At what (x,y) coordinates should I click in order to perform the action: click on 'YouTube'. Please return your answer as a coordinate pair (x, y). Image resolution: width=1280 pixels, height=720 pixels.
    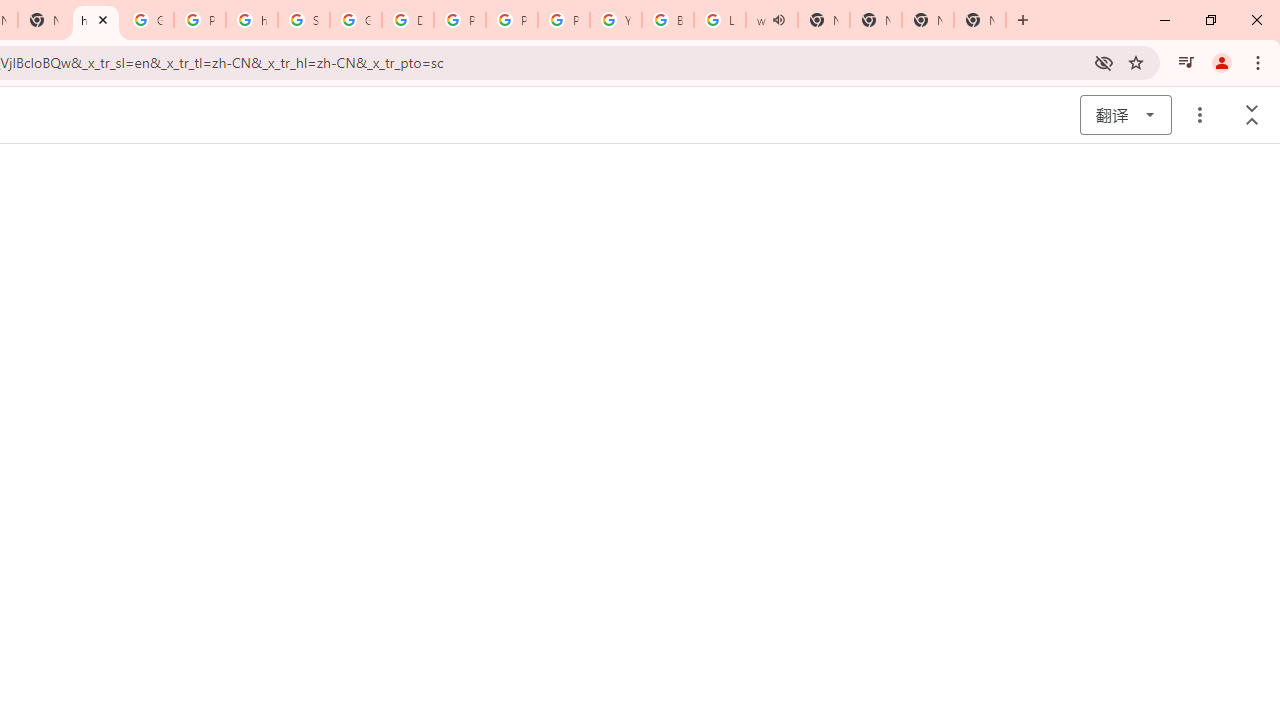
    Looking at the image, I should click on (615, 20).